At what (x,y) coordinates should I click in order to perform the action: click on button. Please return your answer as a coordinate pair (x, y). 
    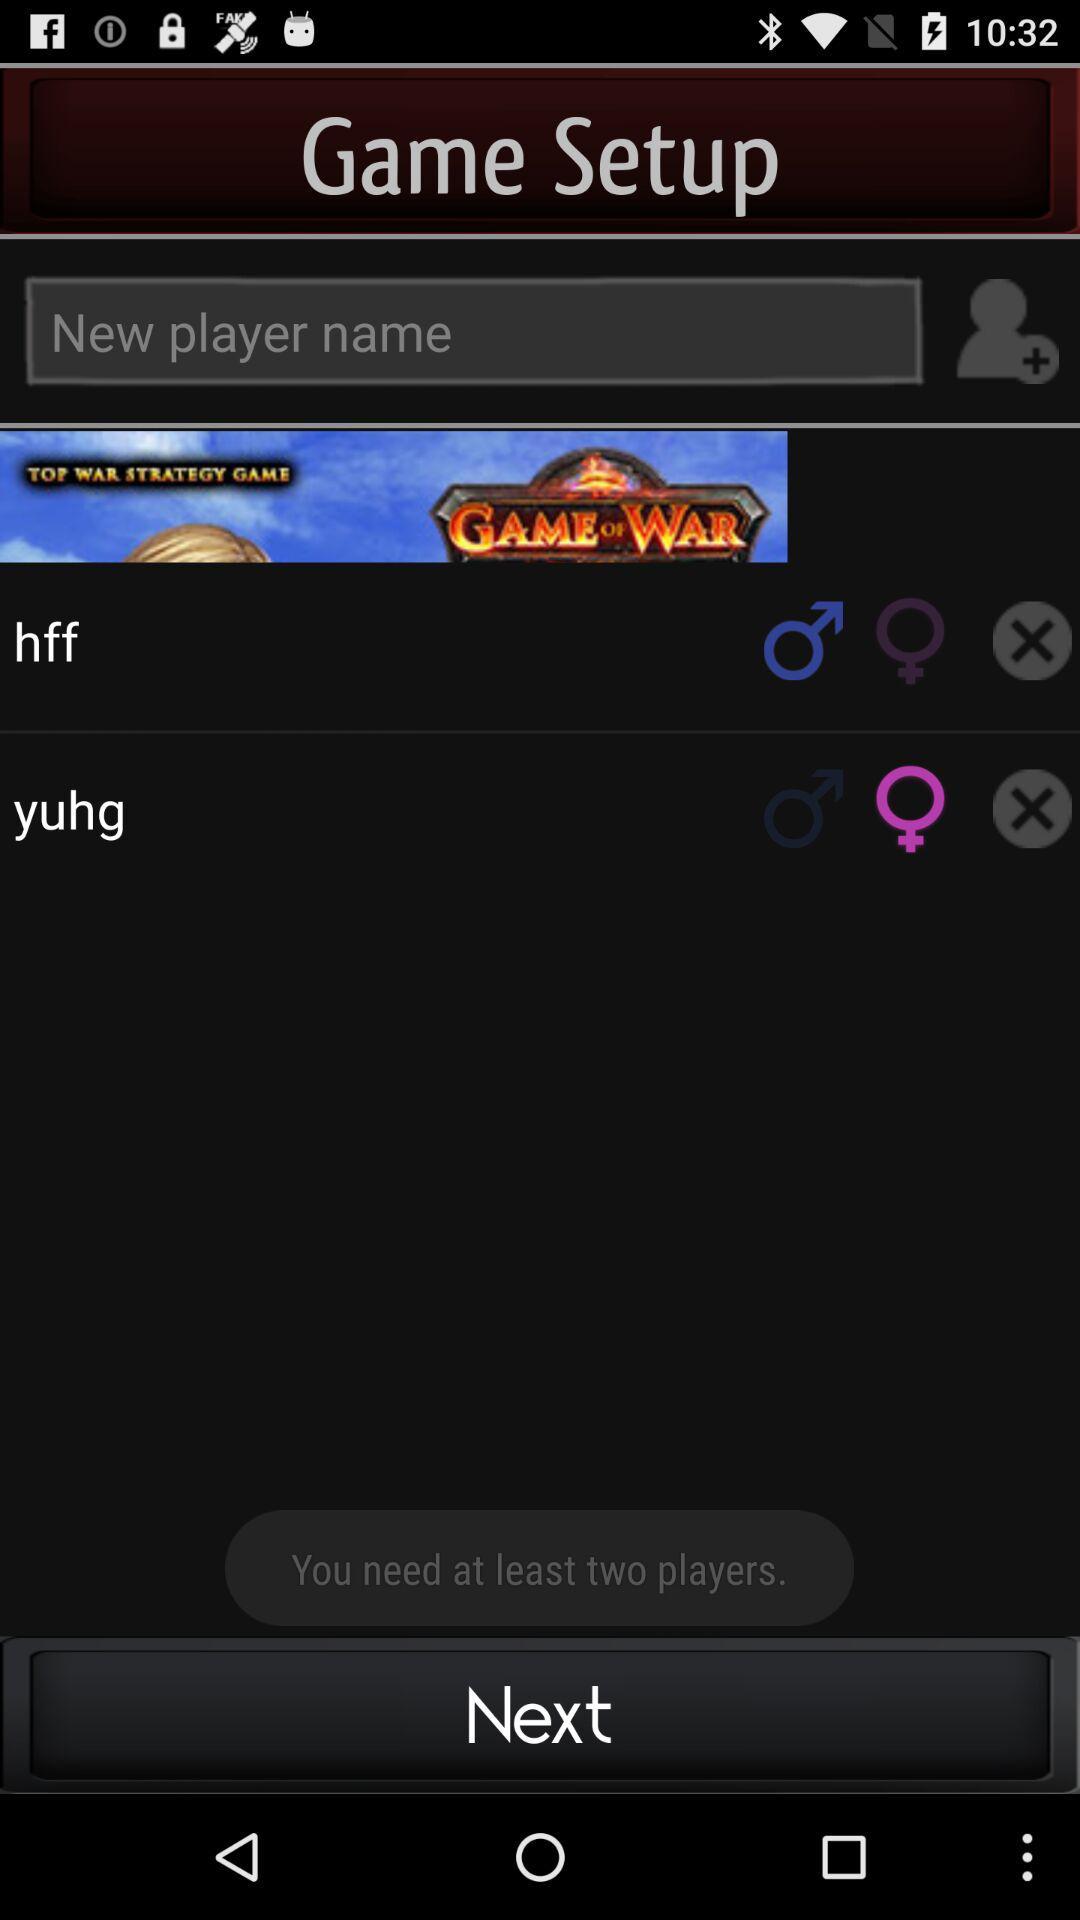
    Looking at the image, I should click on (1032, 640).